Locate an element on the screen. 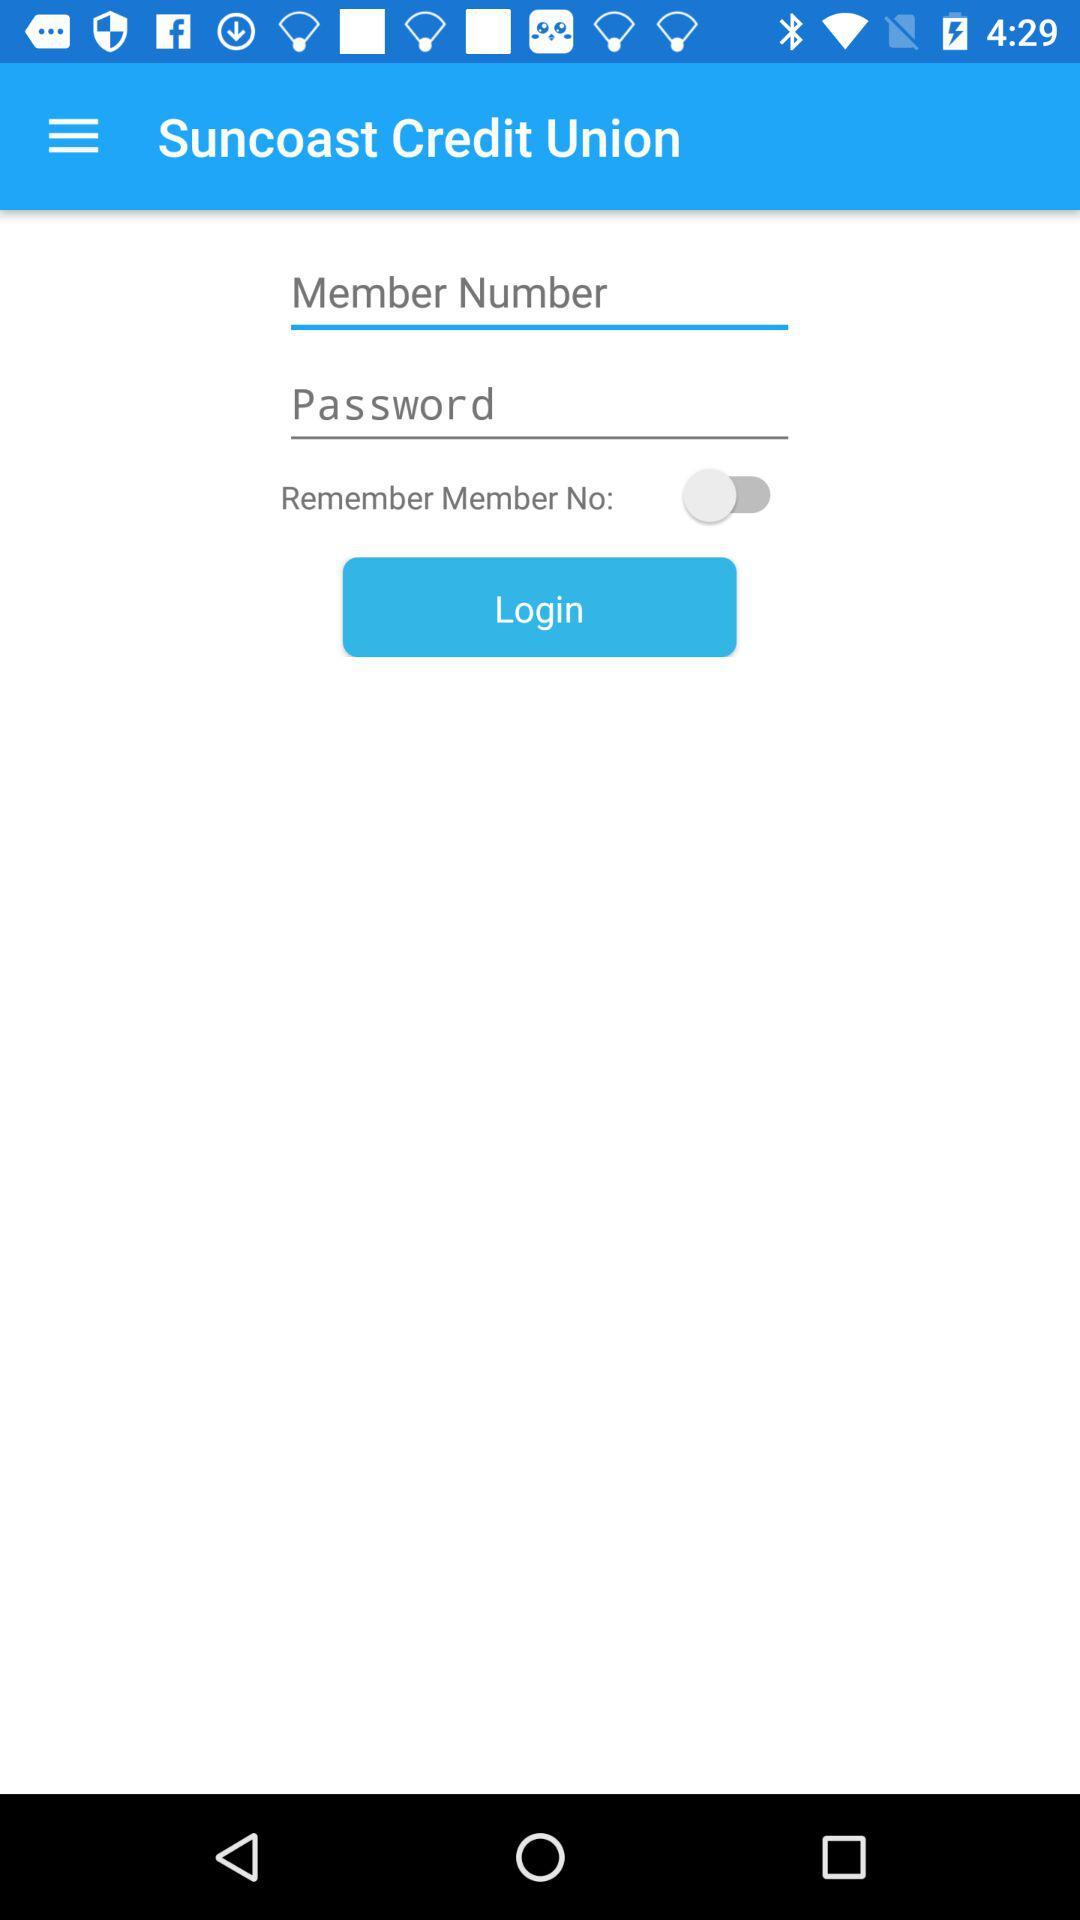 The height and width of the screenshot is (1920, 1080). item to the right of the remember member no: is located at coordinates (736, 495).